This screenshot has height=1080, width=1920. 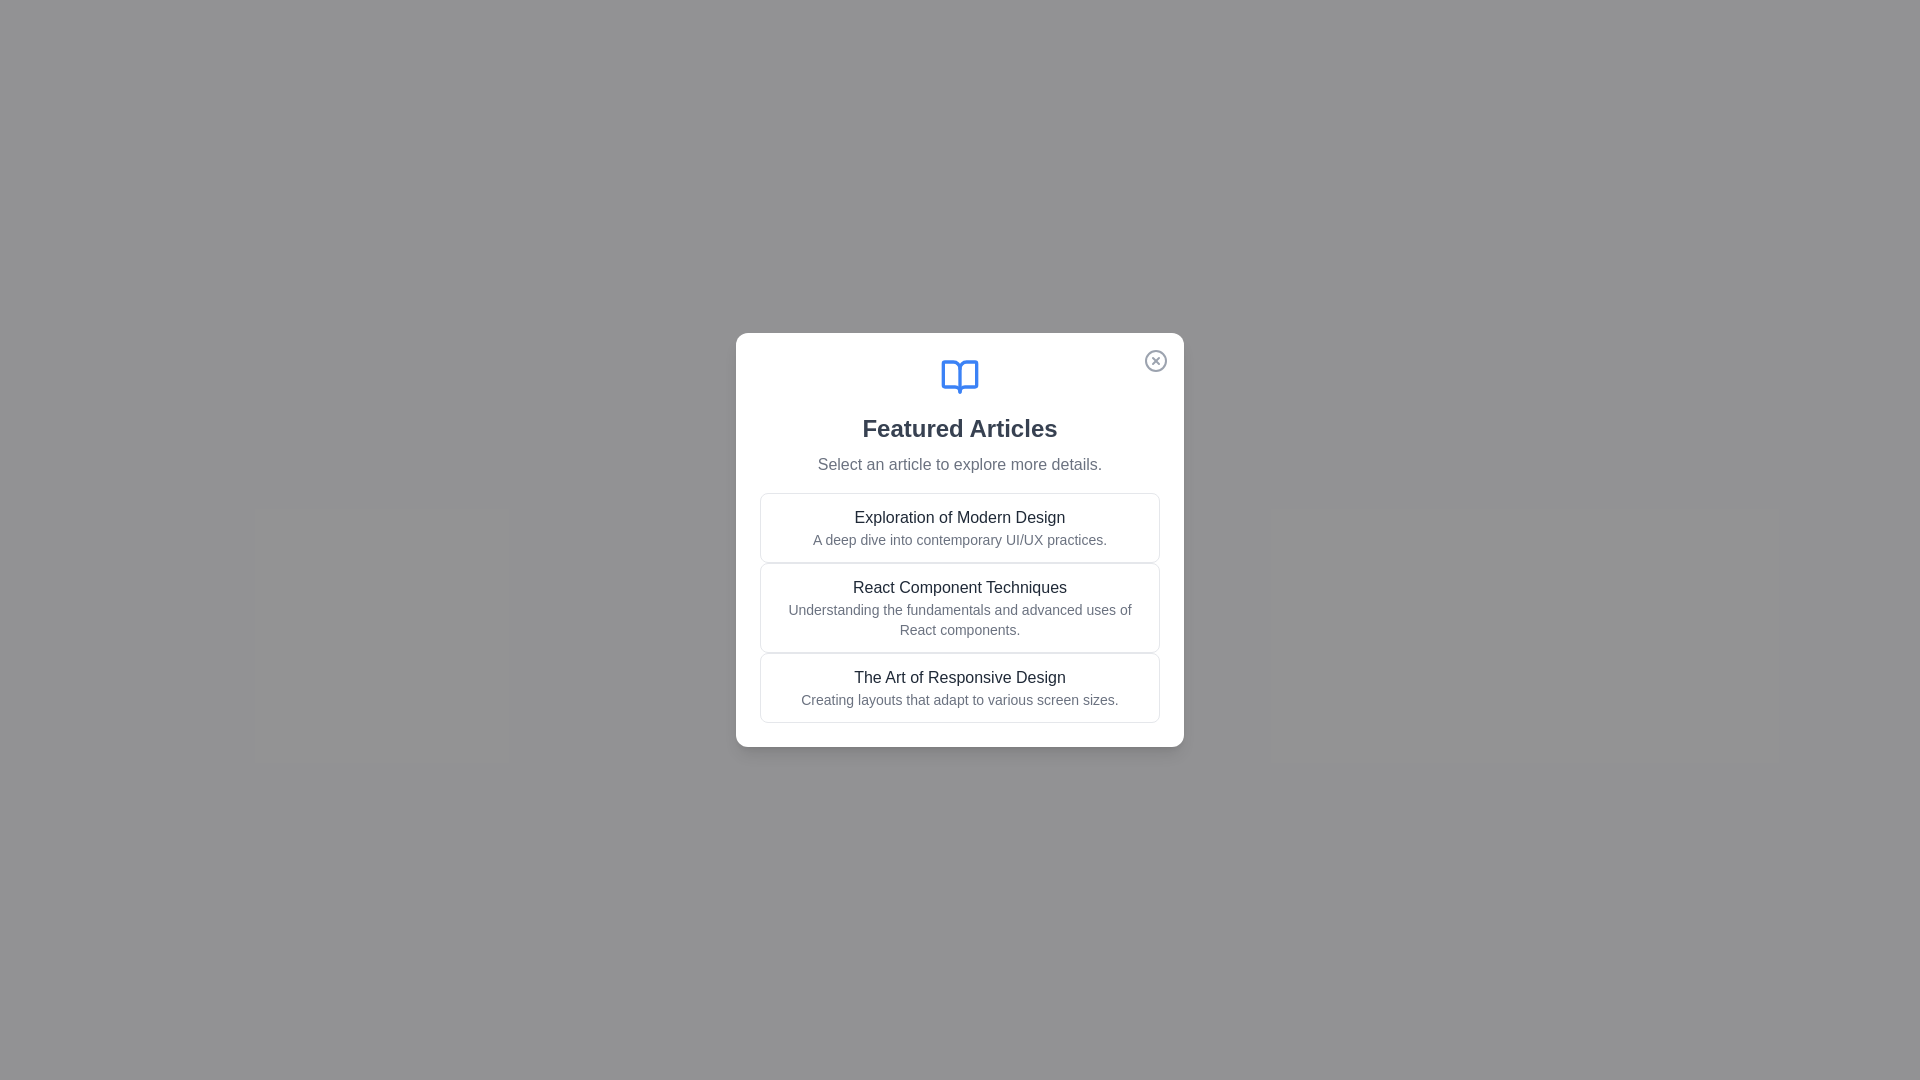 I want to click on the article titled React Component Techniques from the list, so click(x=960, y=607).